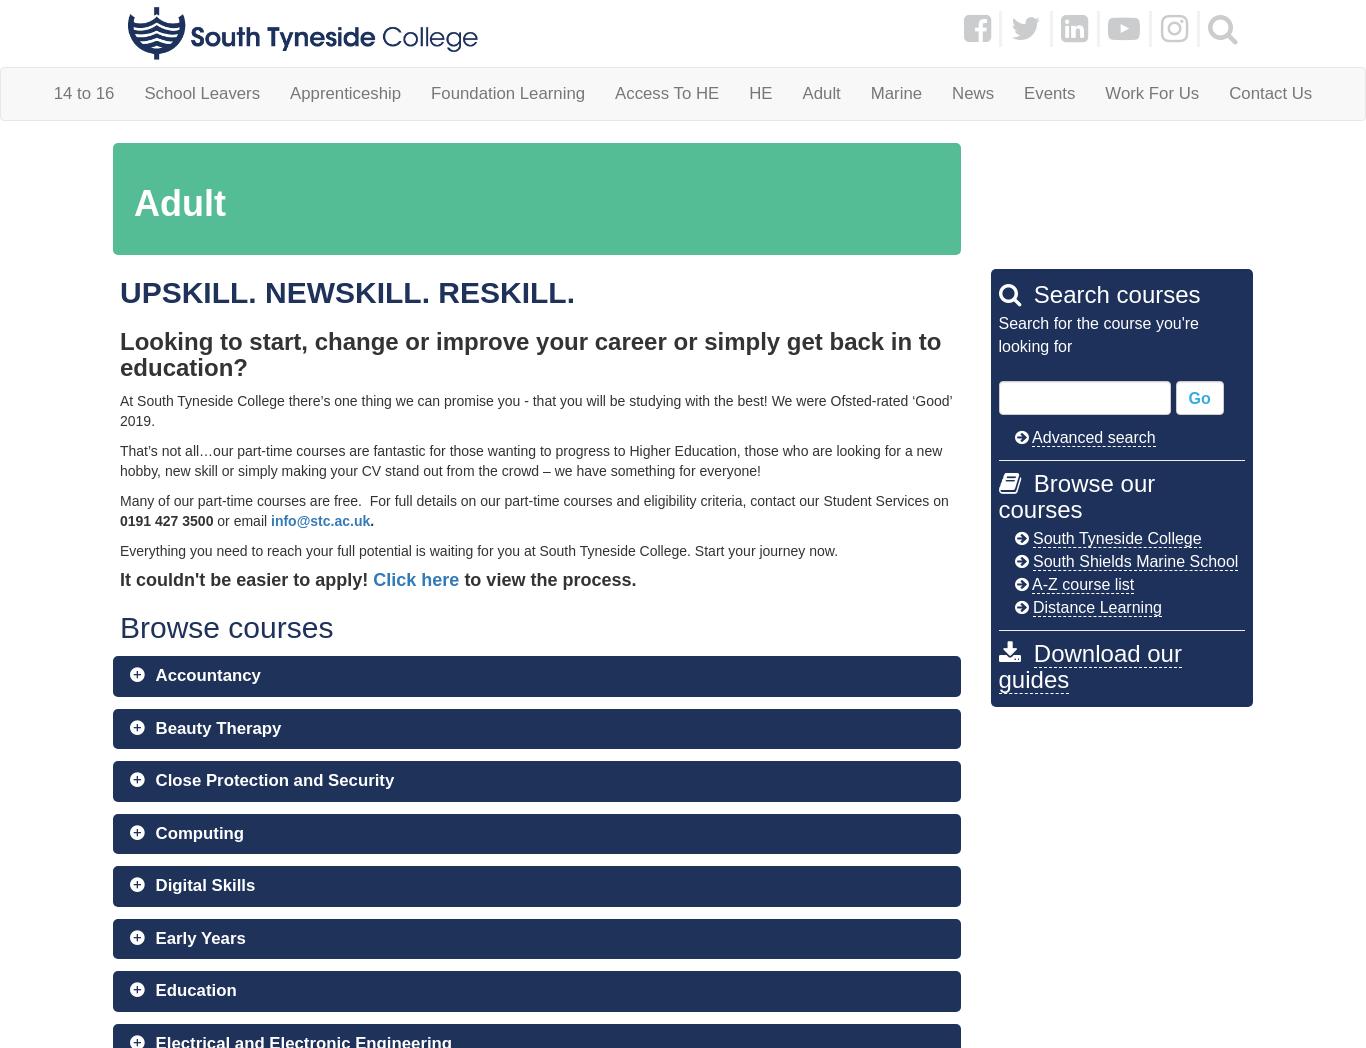 The image size is (1366, 1048). Describe the element at coordinates (204, 884) in the screenshot. I see `'Digital Skills'` at that location.